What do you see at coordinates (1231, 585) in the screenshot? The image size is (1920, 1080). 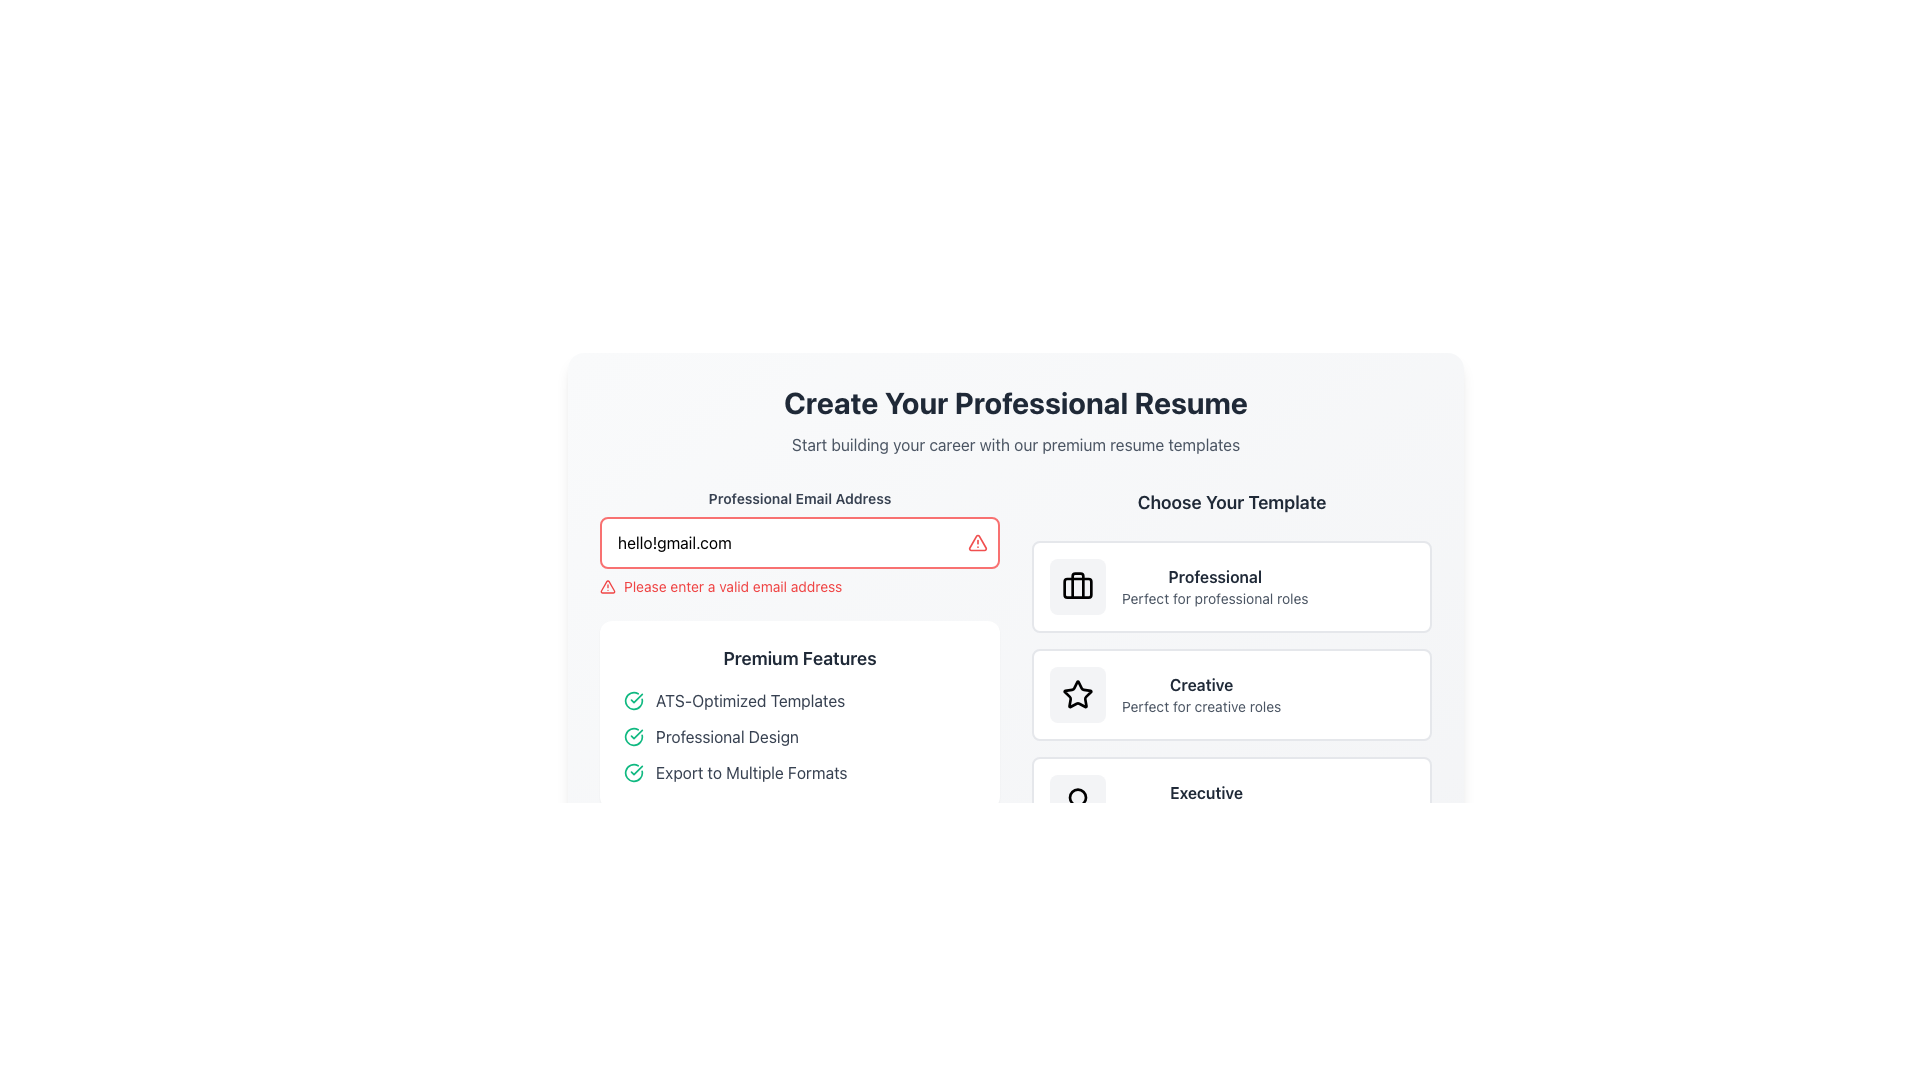 I see `the 'Professional' selectable template option in the 'Choose Your Template' section` at bounding box center [1231, 585].